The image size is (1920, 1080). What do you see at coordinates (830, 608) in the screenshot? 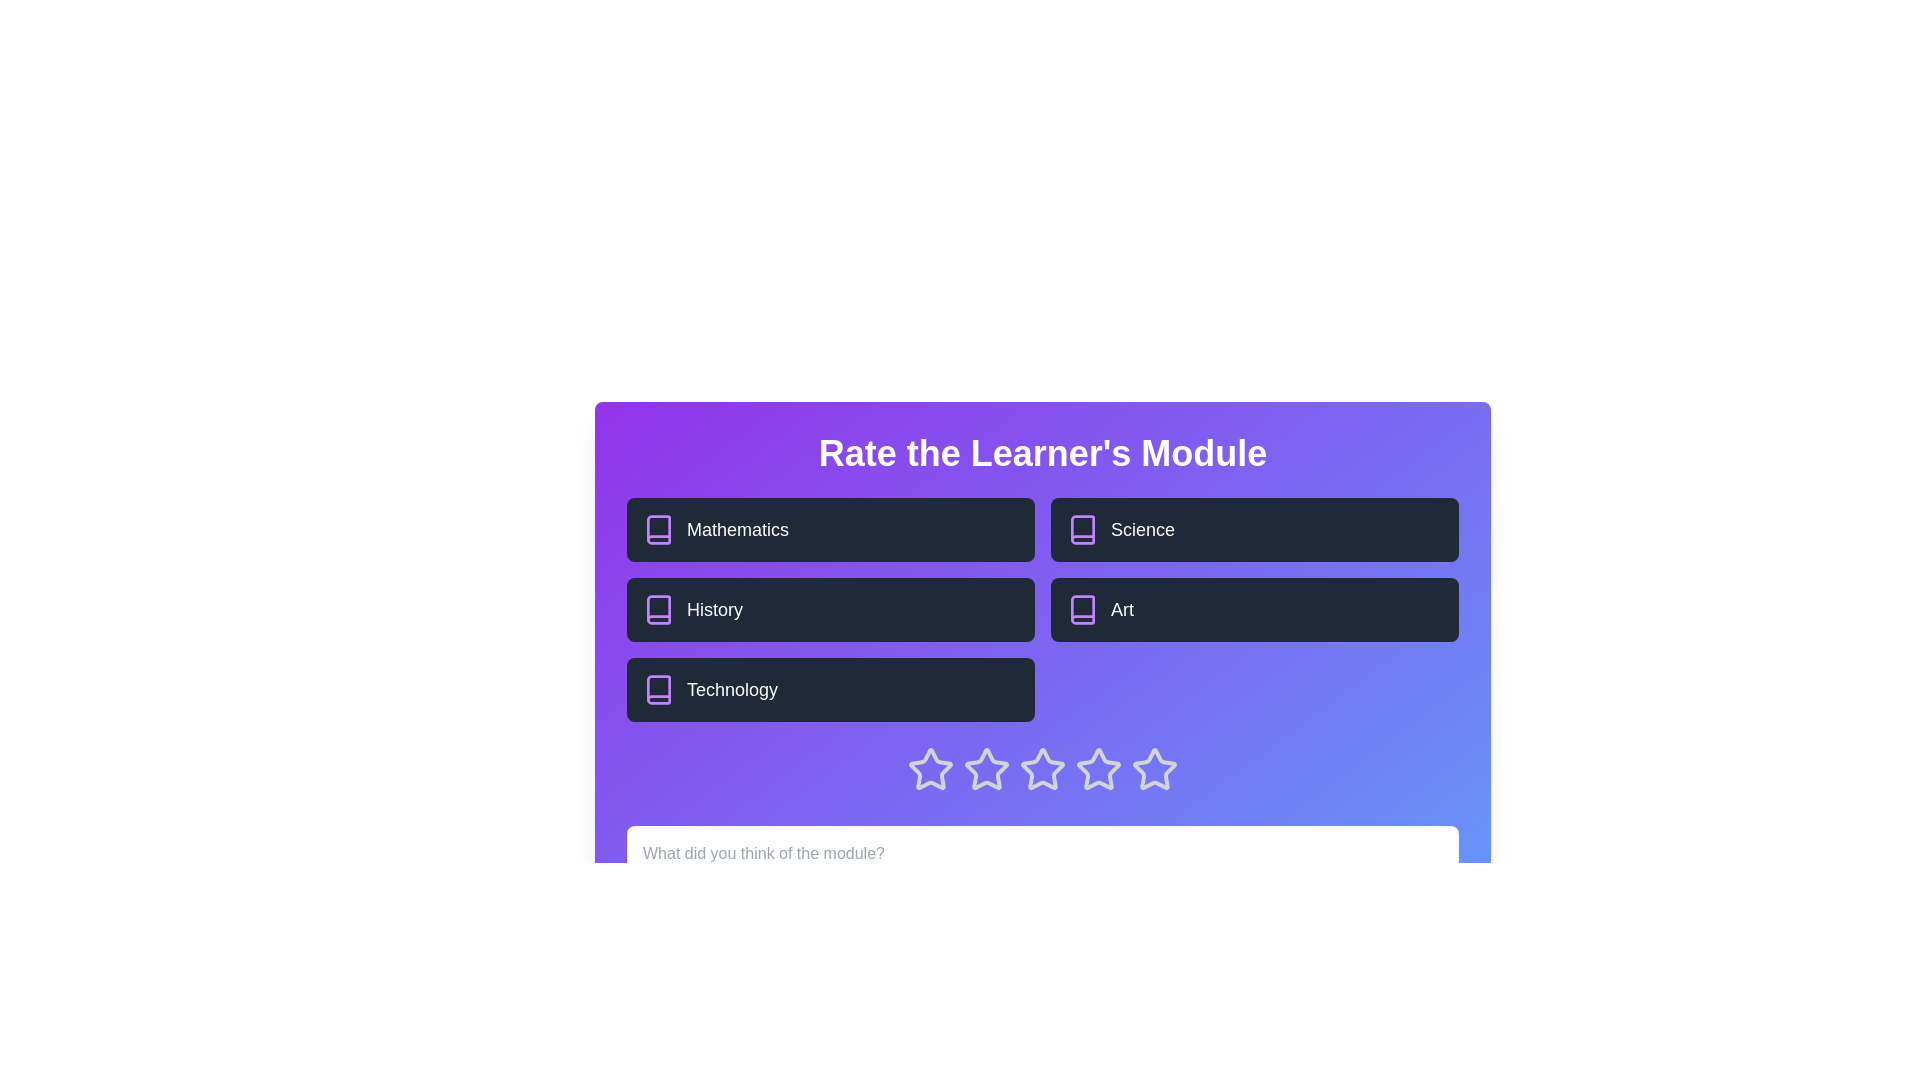
I see `the topic block labeled History` at bounding box center [830, 608].